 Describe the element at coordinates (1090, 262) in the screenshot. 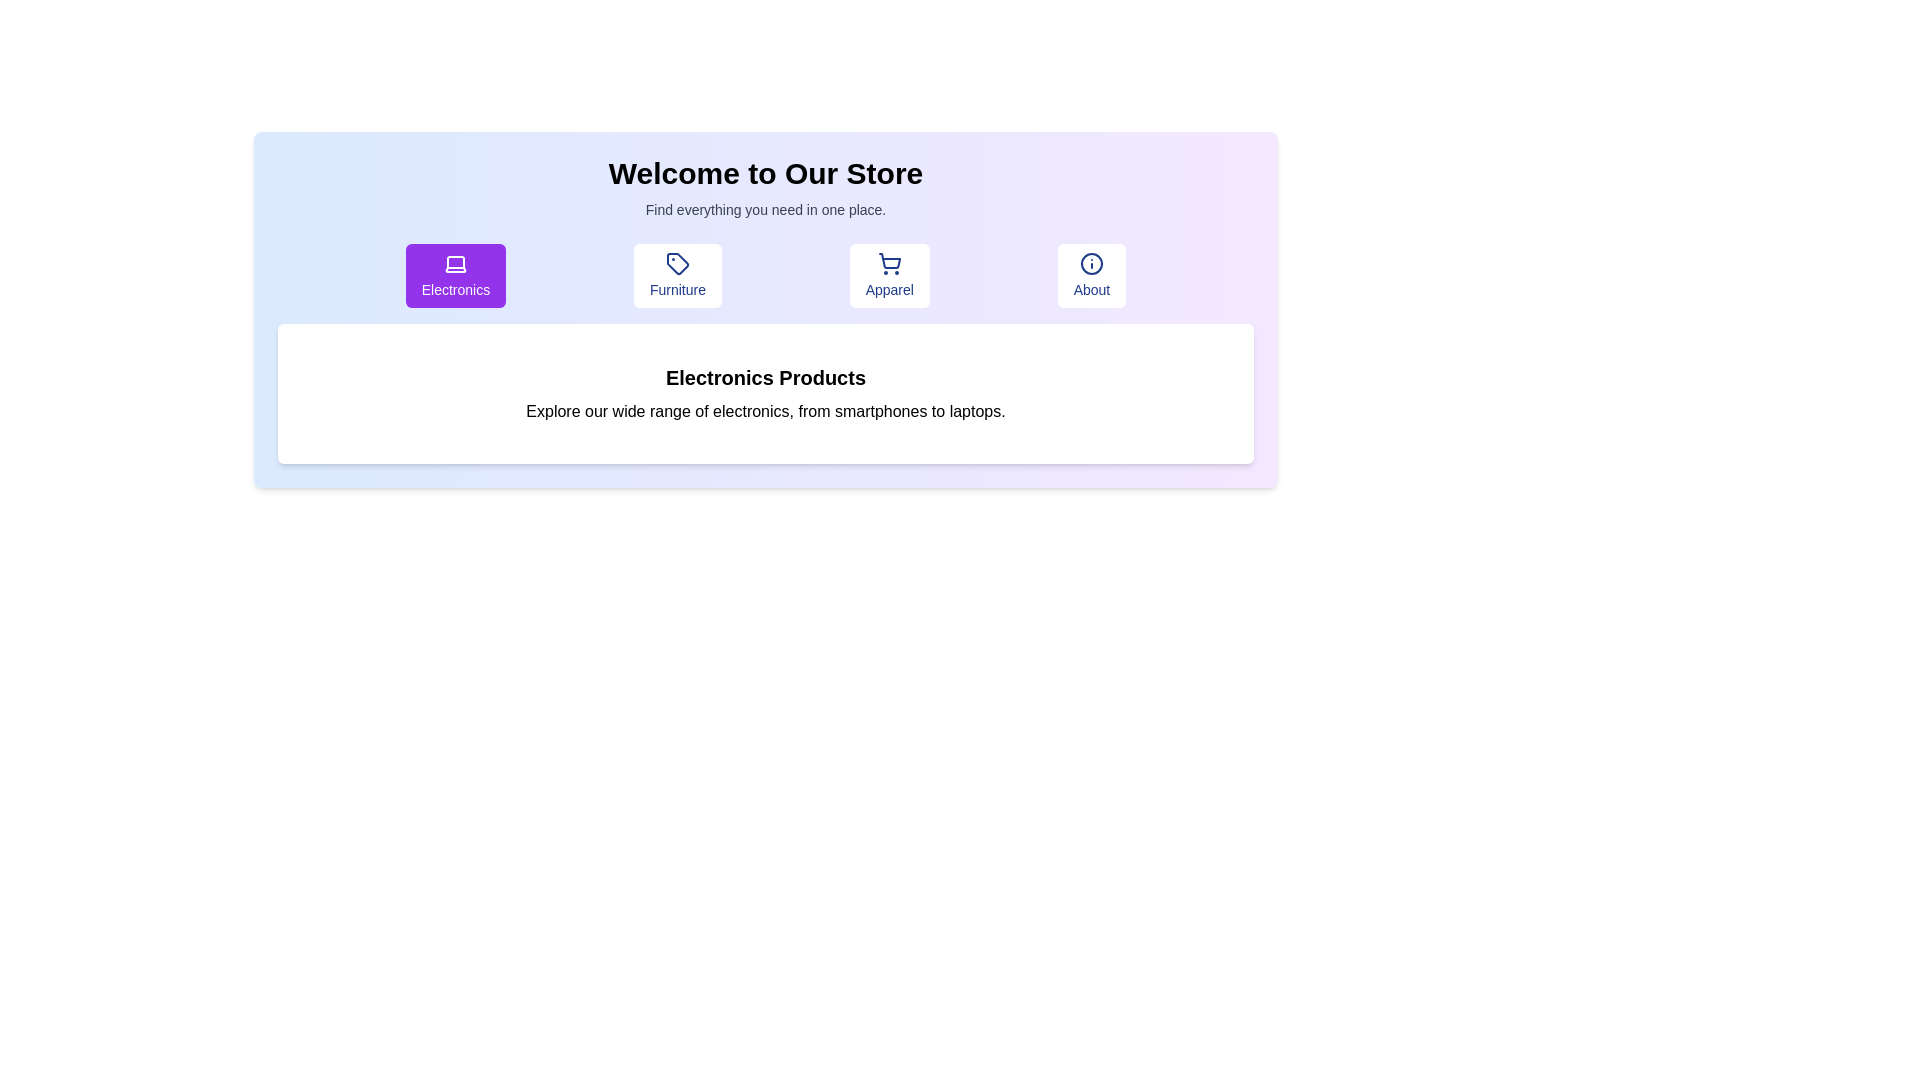

I see `the circular information icon with a blue outline located above the 'About' label in the fourth tile of options` at that location.